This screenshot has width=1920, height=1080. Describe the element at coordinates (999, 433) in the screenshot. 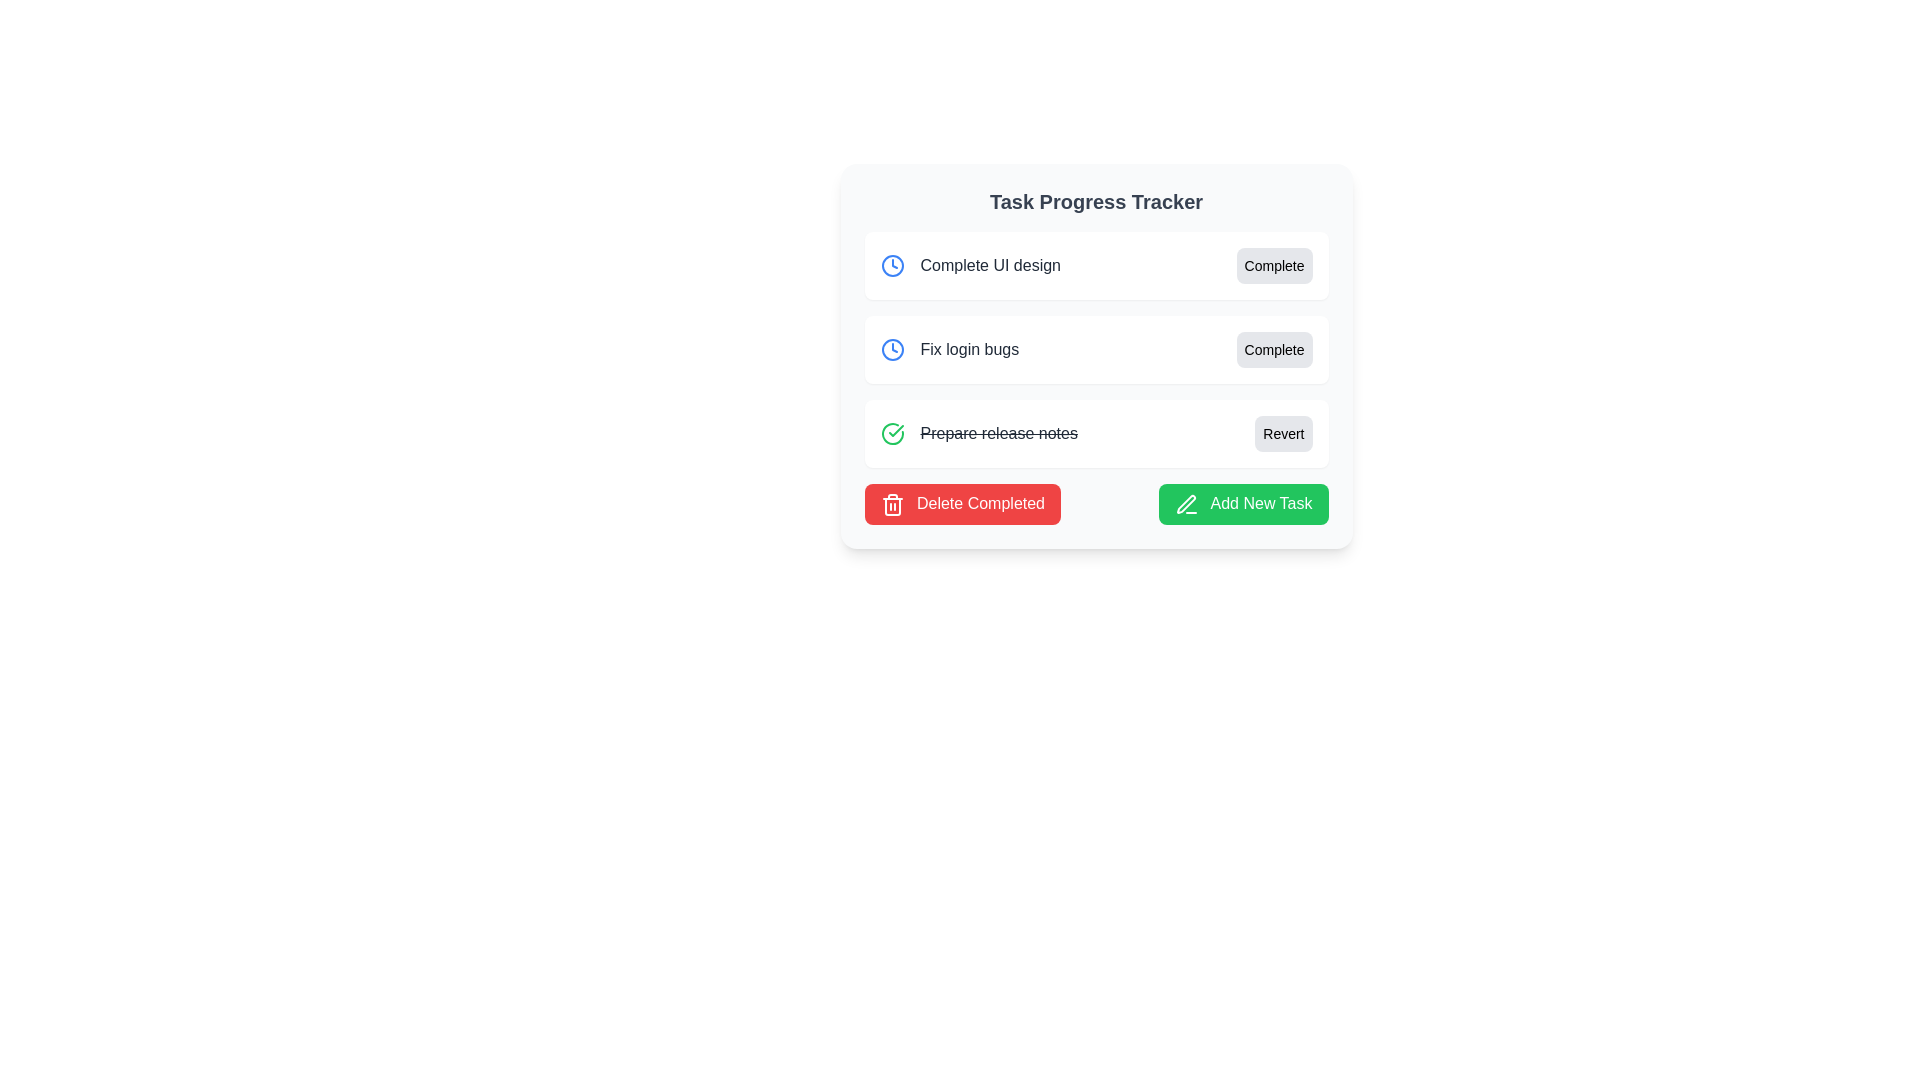

I see `the text label indicating a completed task, which features a strike-through style and is located in the middle section of a task card, aligned to the left of a green checkmark icon` at that location.